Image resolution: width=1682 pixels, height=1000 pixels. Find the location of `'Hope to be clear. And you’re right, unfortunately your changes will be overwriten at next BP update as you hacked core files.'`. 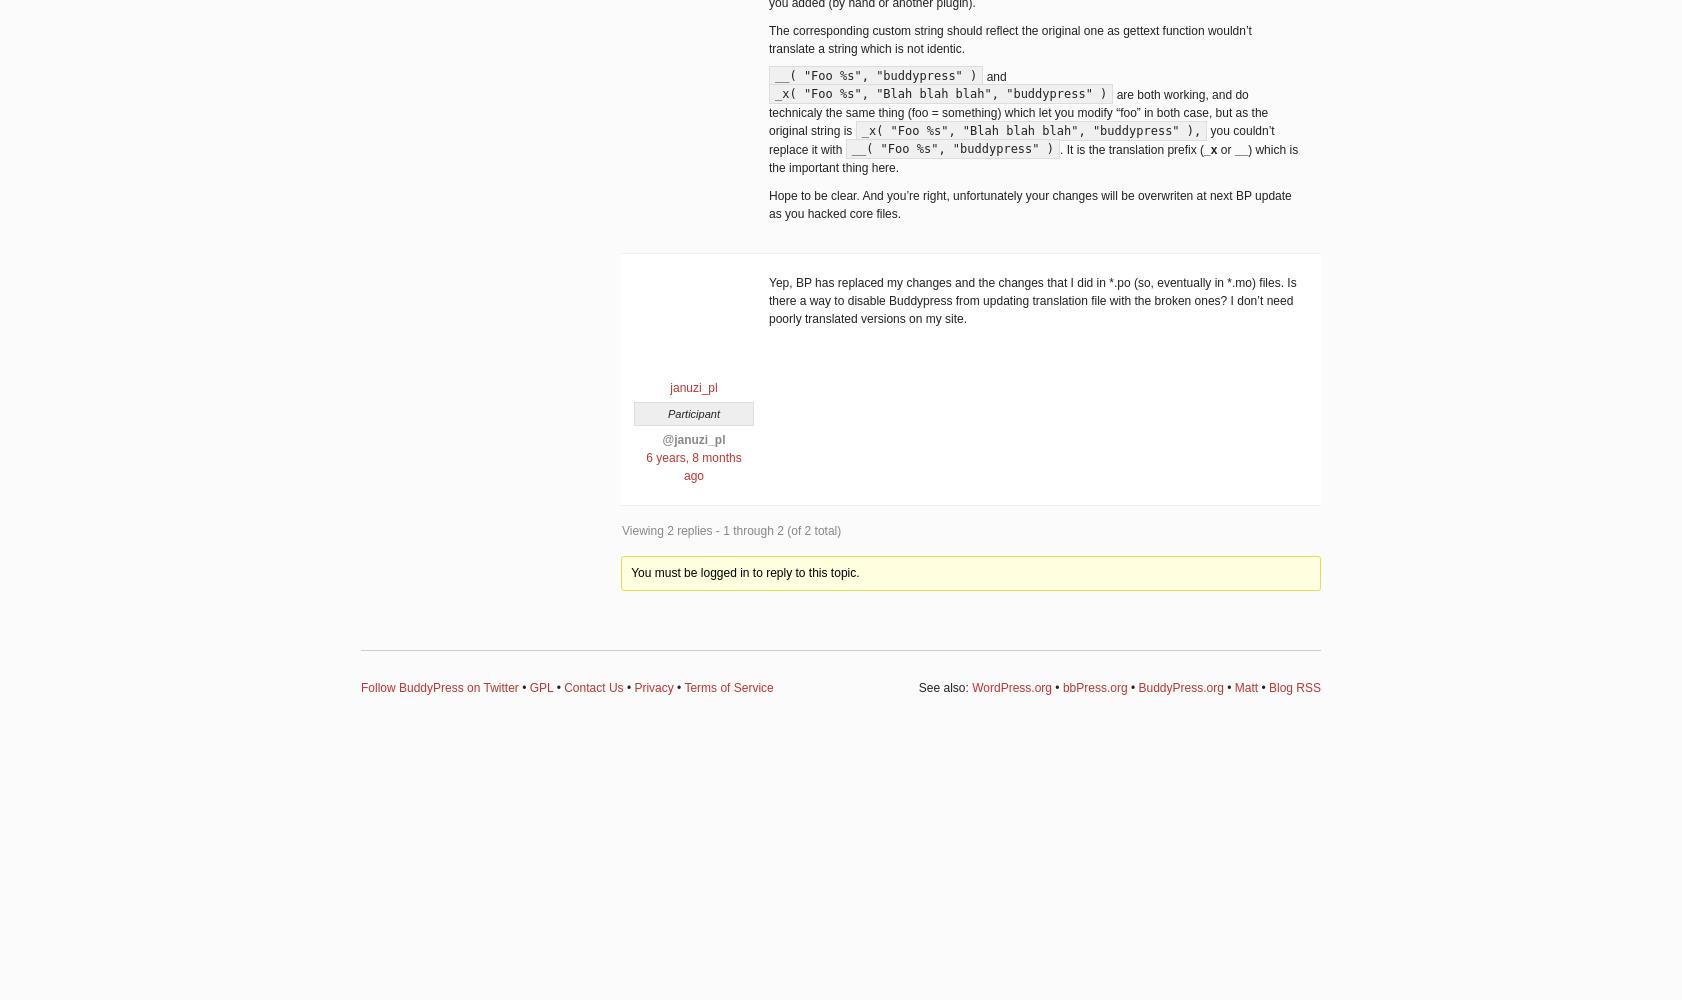

'Hope to be clear. And you’re right, unfortunately your changes will be overwriten at next BP update as you hacked core files.' is located at coordinates (1029, 203).